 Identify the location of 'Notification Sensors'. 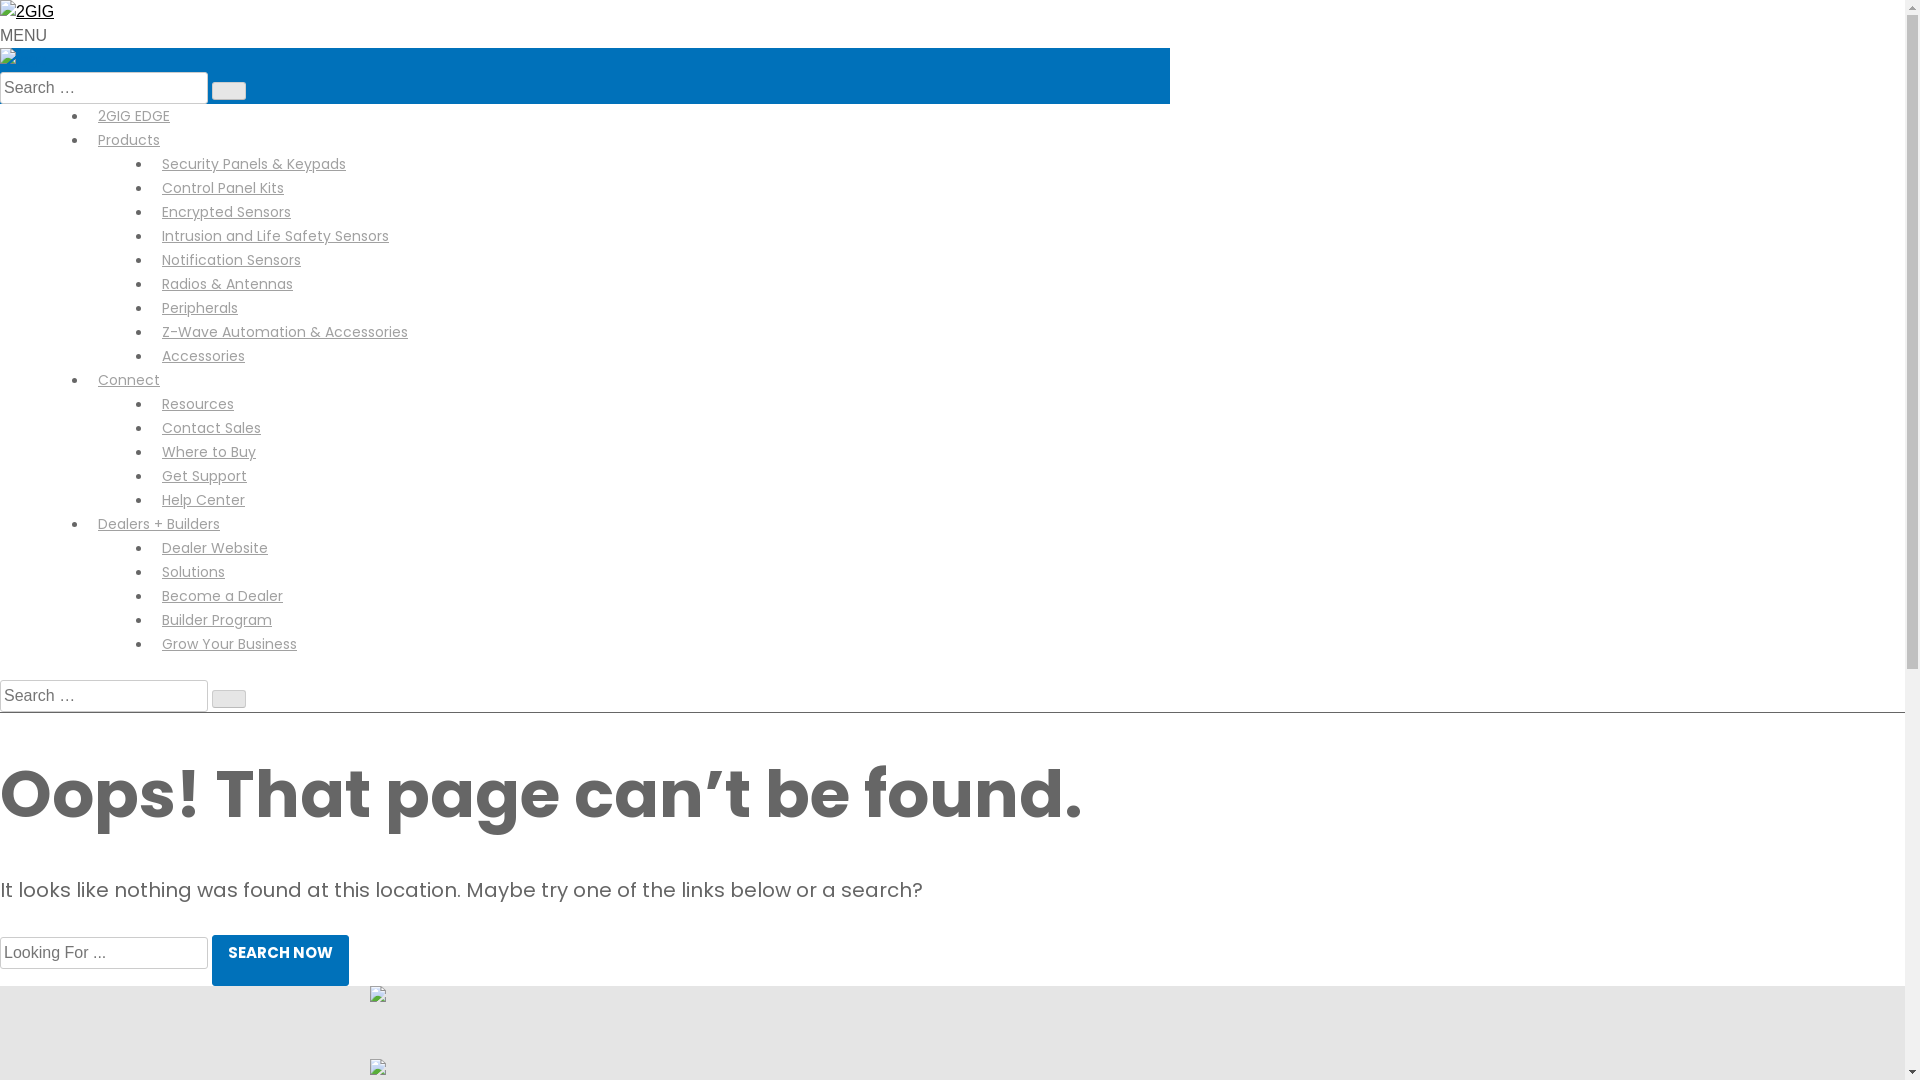
(231, 258).